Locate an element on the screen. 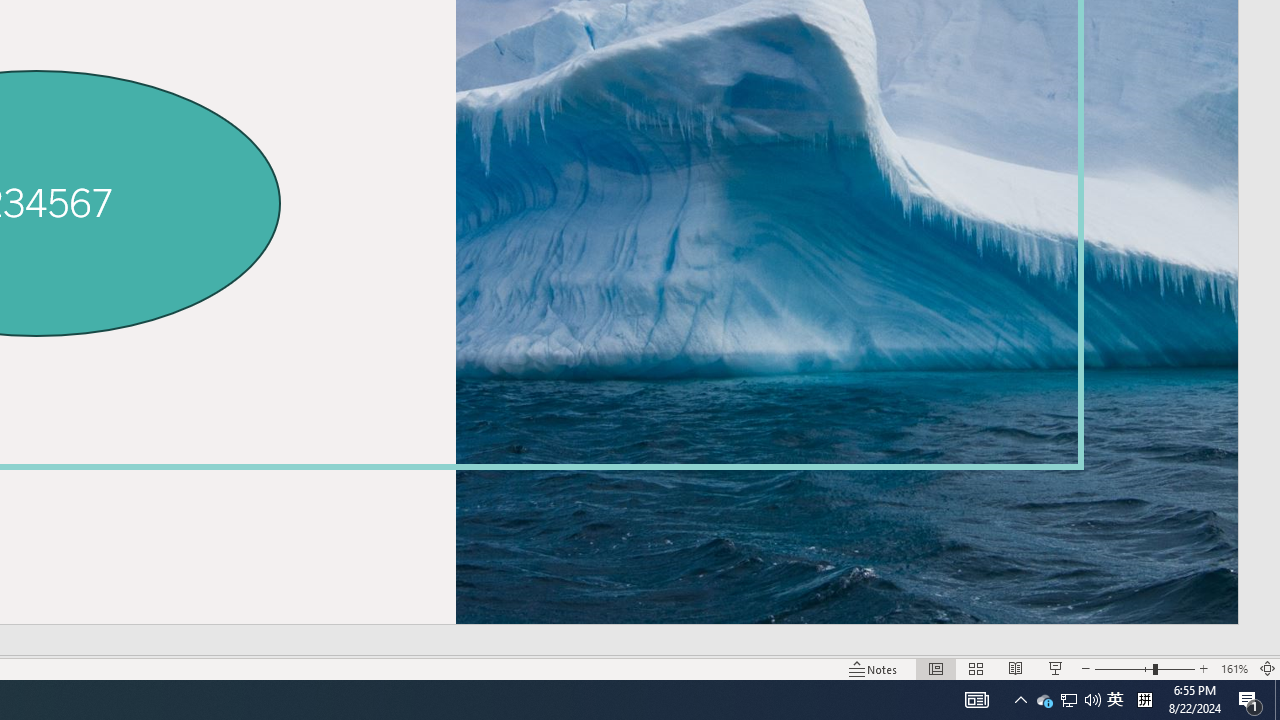 This screenshot has width=1280, height=720. 'Zoom 161%' is located at coordinates (1233, 669).